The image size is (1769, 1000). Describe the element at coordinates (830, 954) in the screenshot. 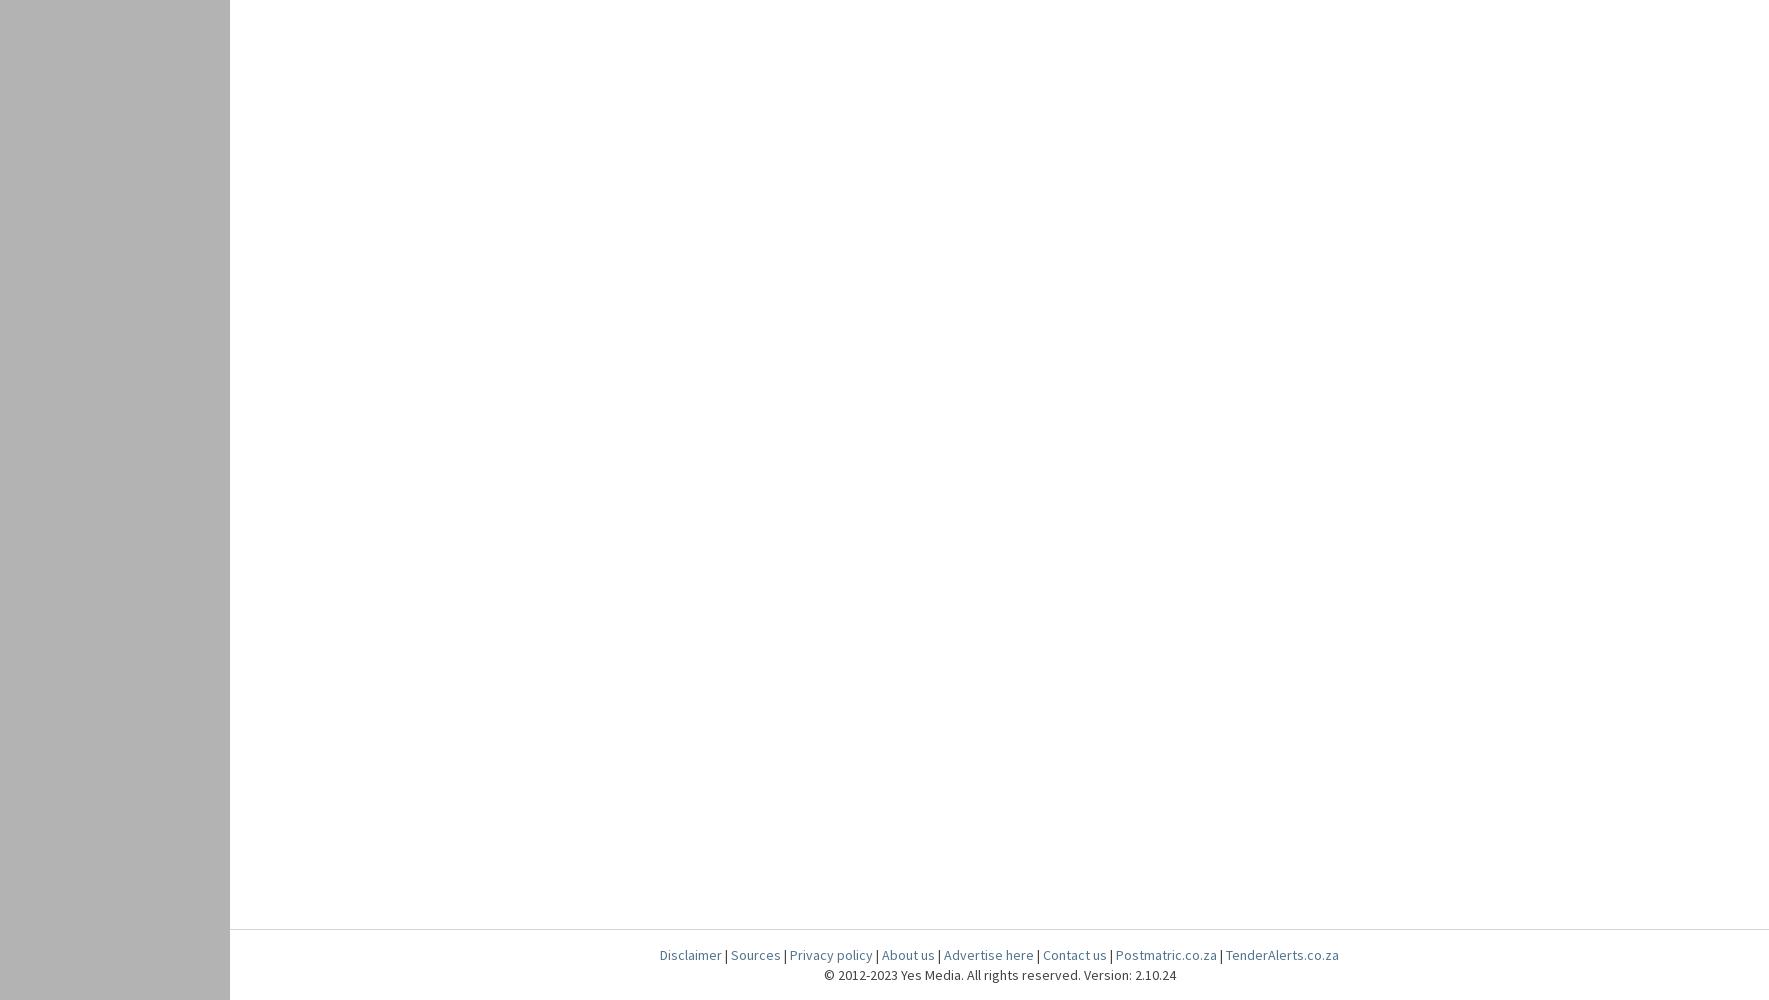

I see `'Privacy policy'` at that location.